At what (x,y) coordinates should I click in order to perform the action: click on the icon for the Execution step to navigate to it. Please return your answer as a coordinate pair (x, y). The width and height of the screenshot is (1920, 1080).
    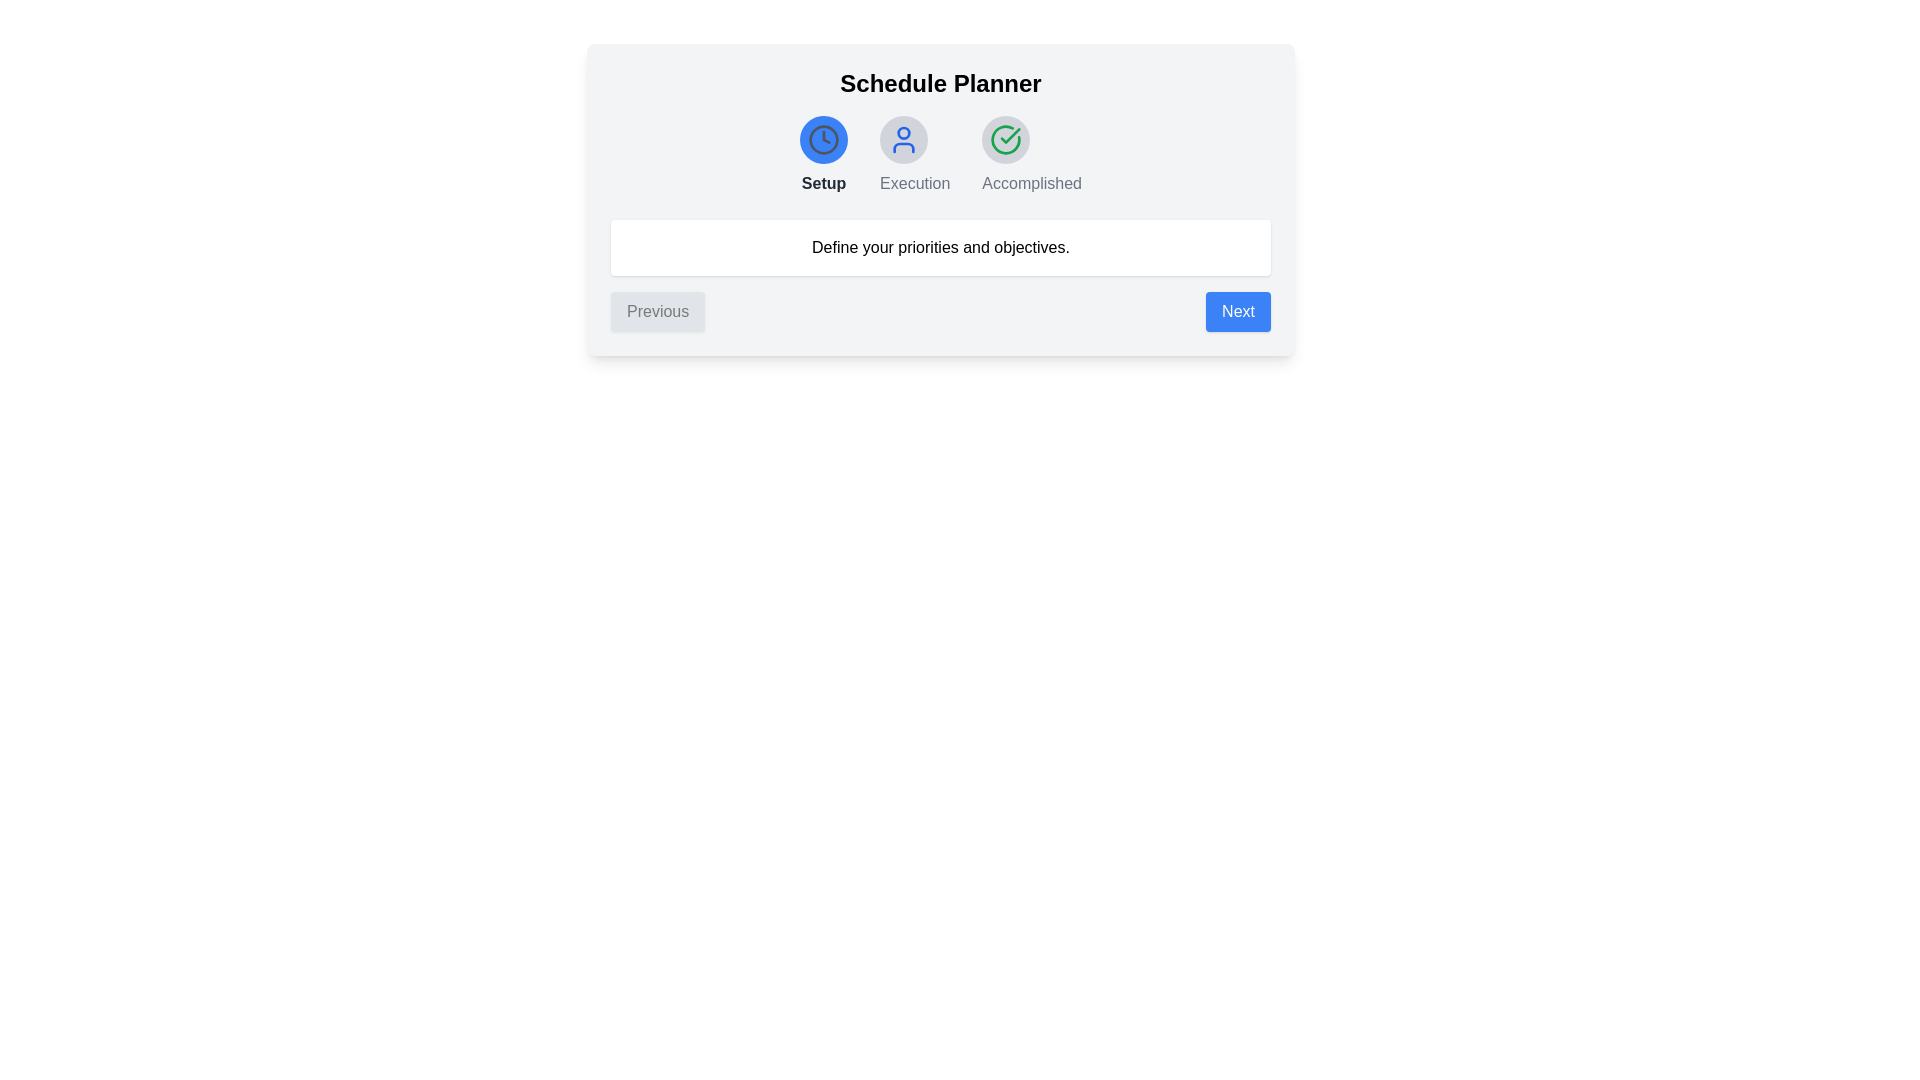
    Looking at the image, I should click on (903, 138).